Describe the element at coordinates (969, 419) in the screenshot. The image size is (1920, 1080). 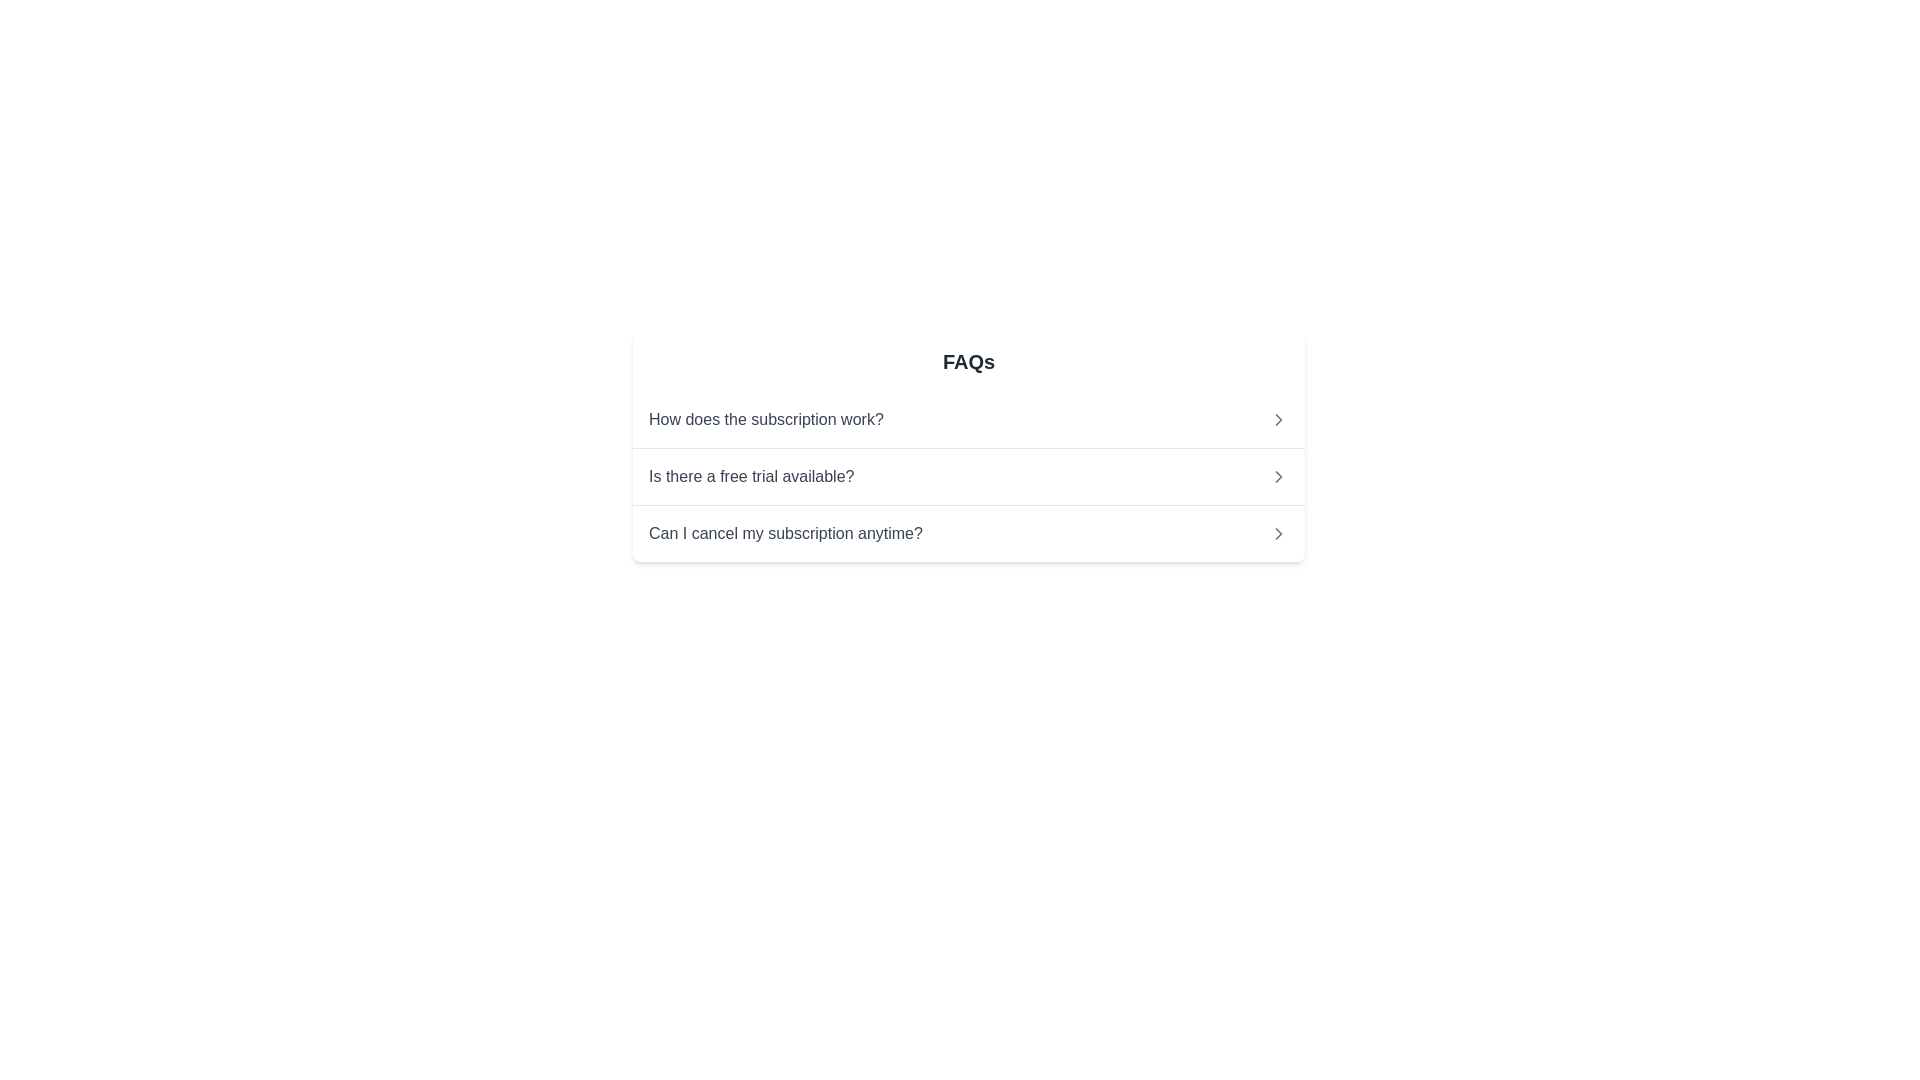
I see `the first row of the FAQ section, which is a collapsible item or navigation button` at that location.